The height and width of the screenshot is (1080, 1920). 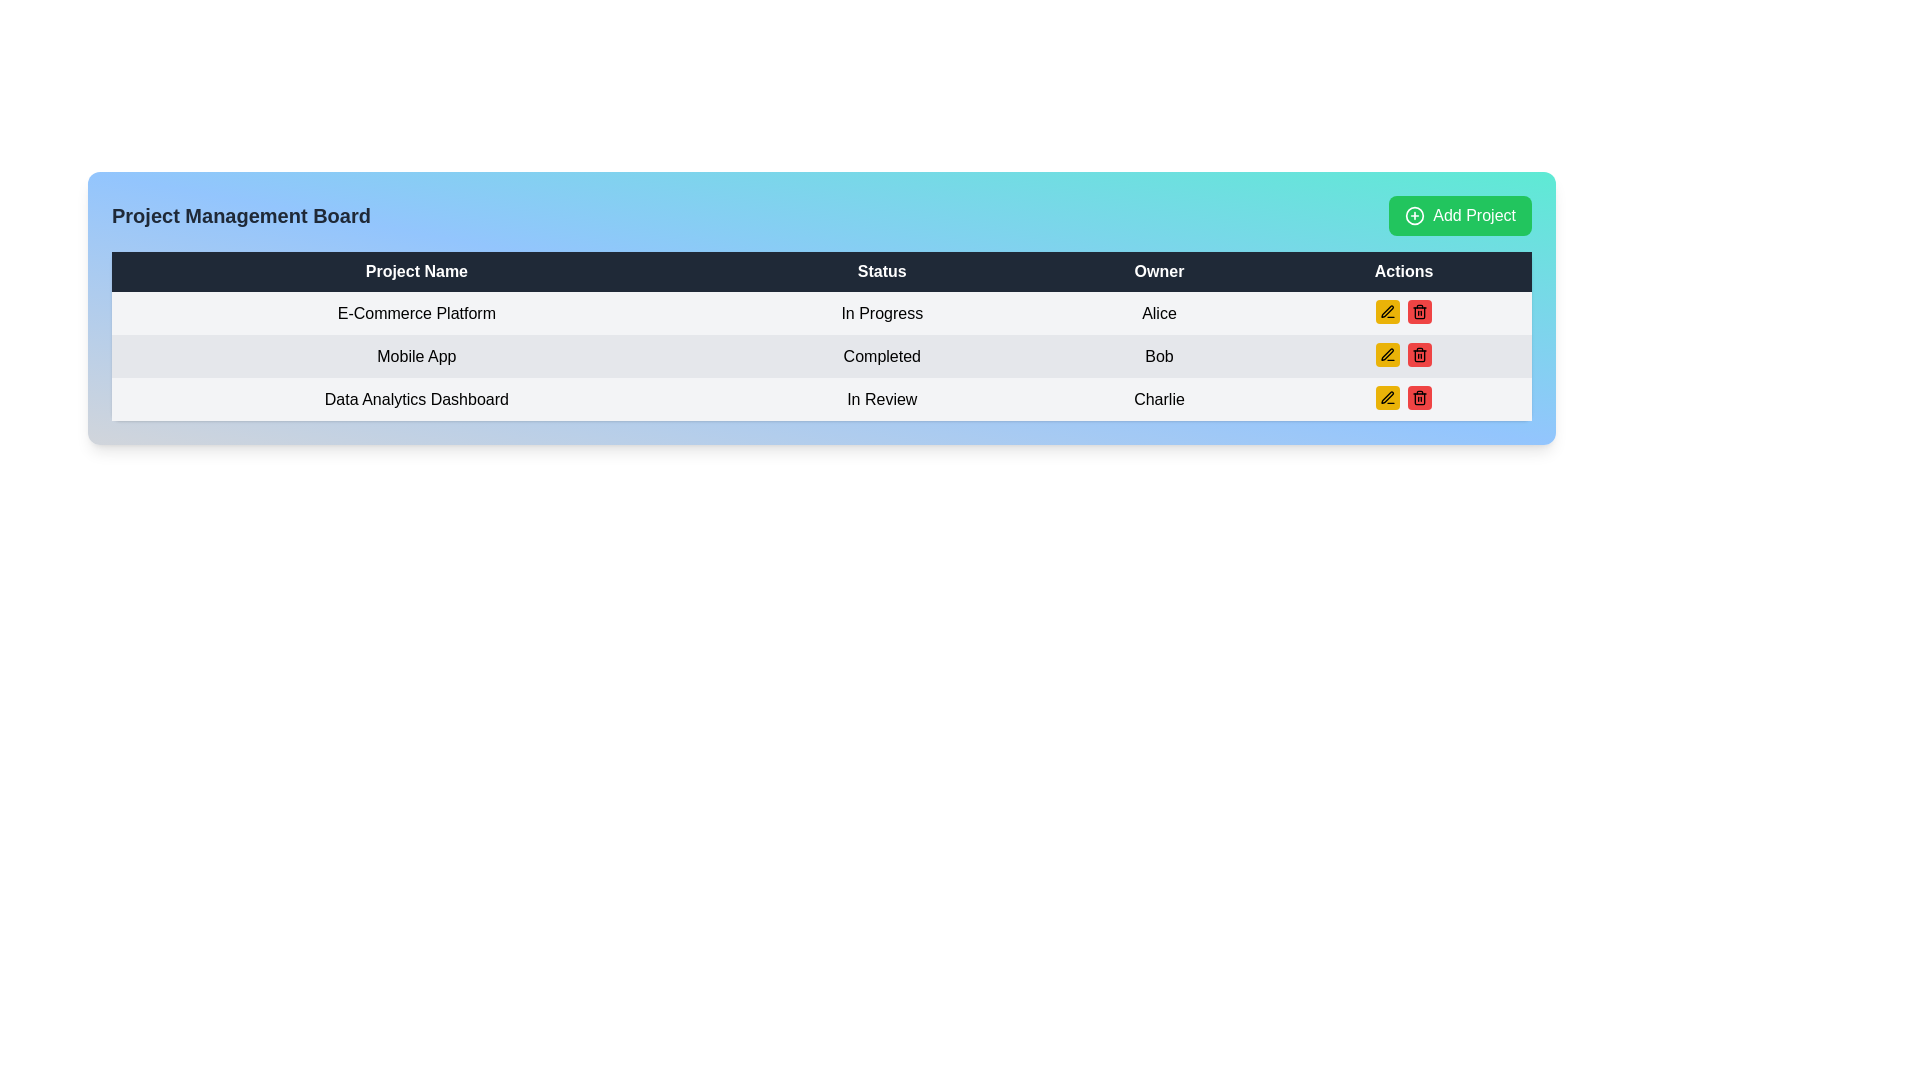 What do you see at coordinates (415, 399) in the screenshot?
I see `the label indicating the project name 'Data Analytics Dashboard' located in the third row under the 'Project Name' column of the table` at bounding box center [415, 399].